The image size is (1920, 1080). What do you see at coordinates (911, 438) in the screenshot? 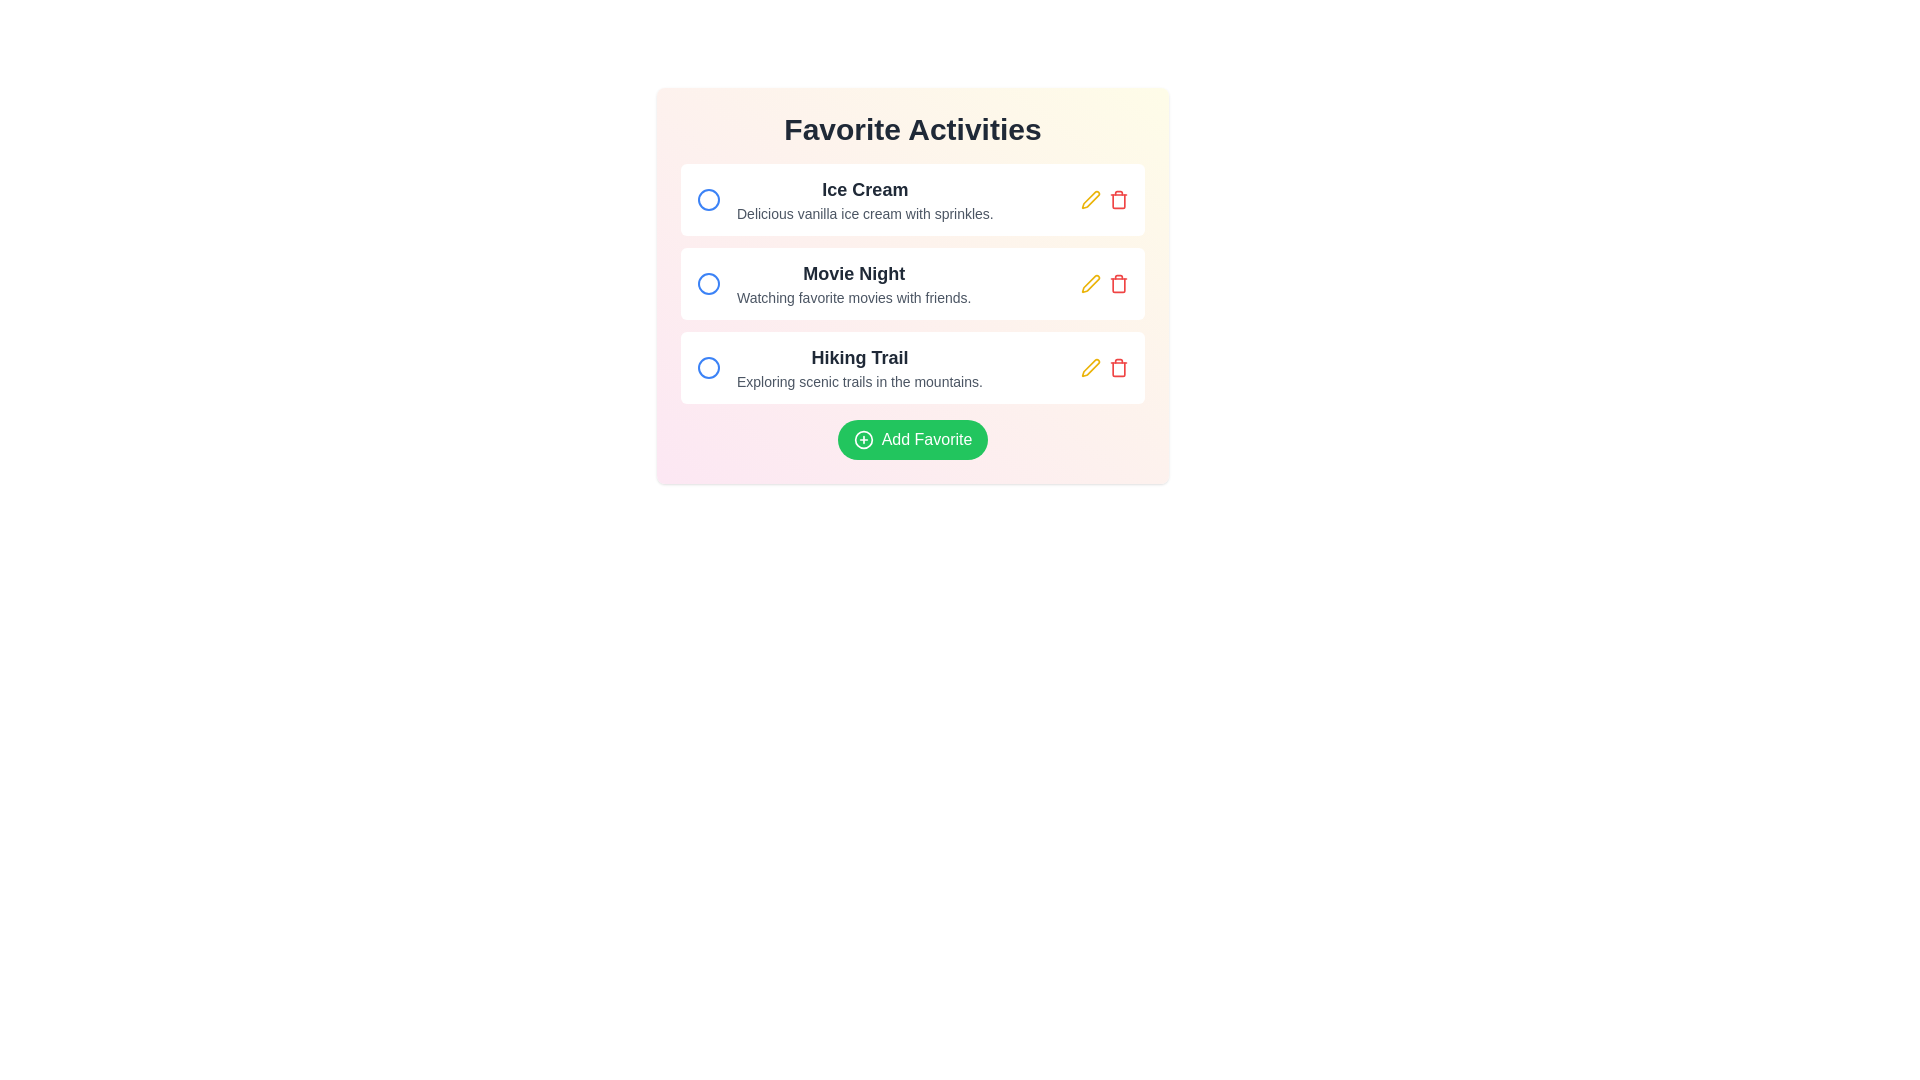
I see `the 'Add Favorite' button with a green background and white text` at bounding box center [911, 438].